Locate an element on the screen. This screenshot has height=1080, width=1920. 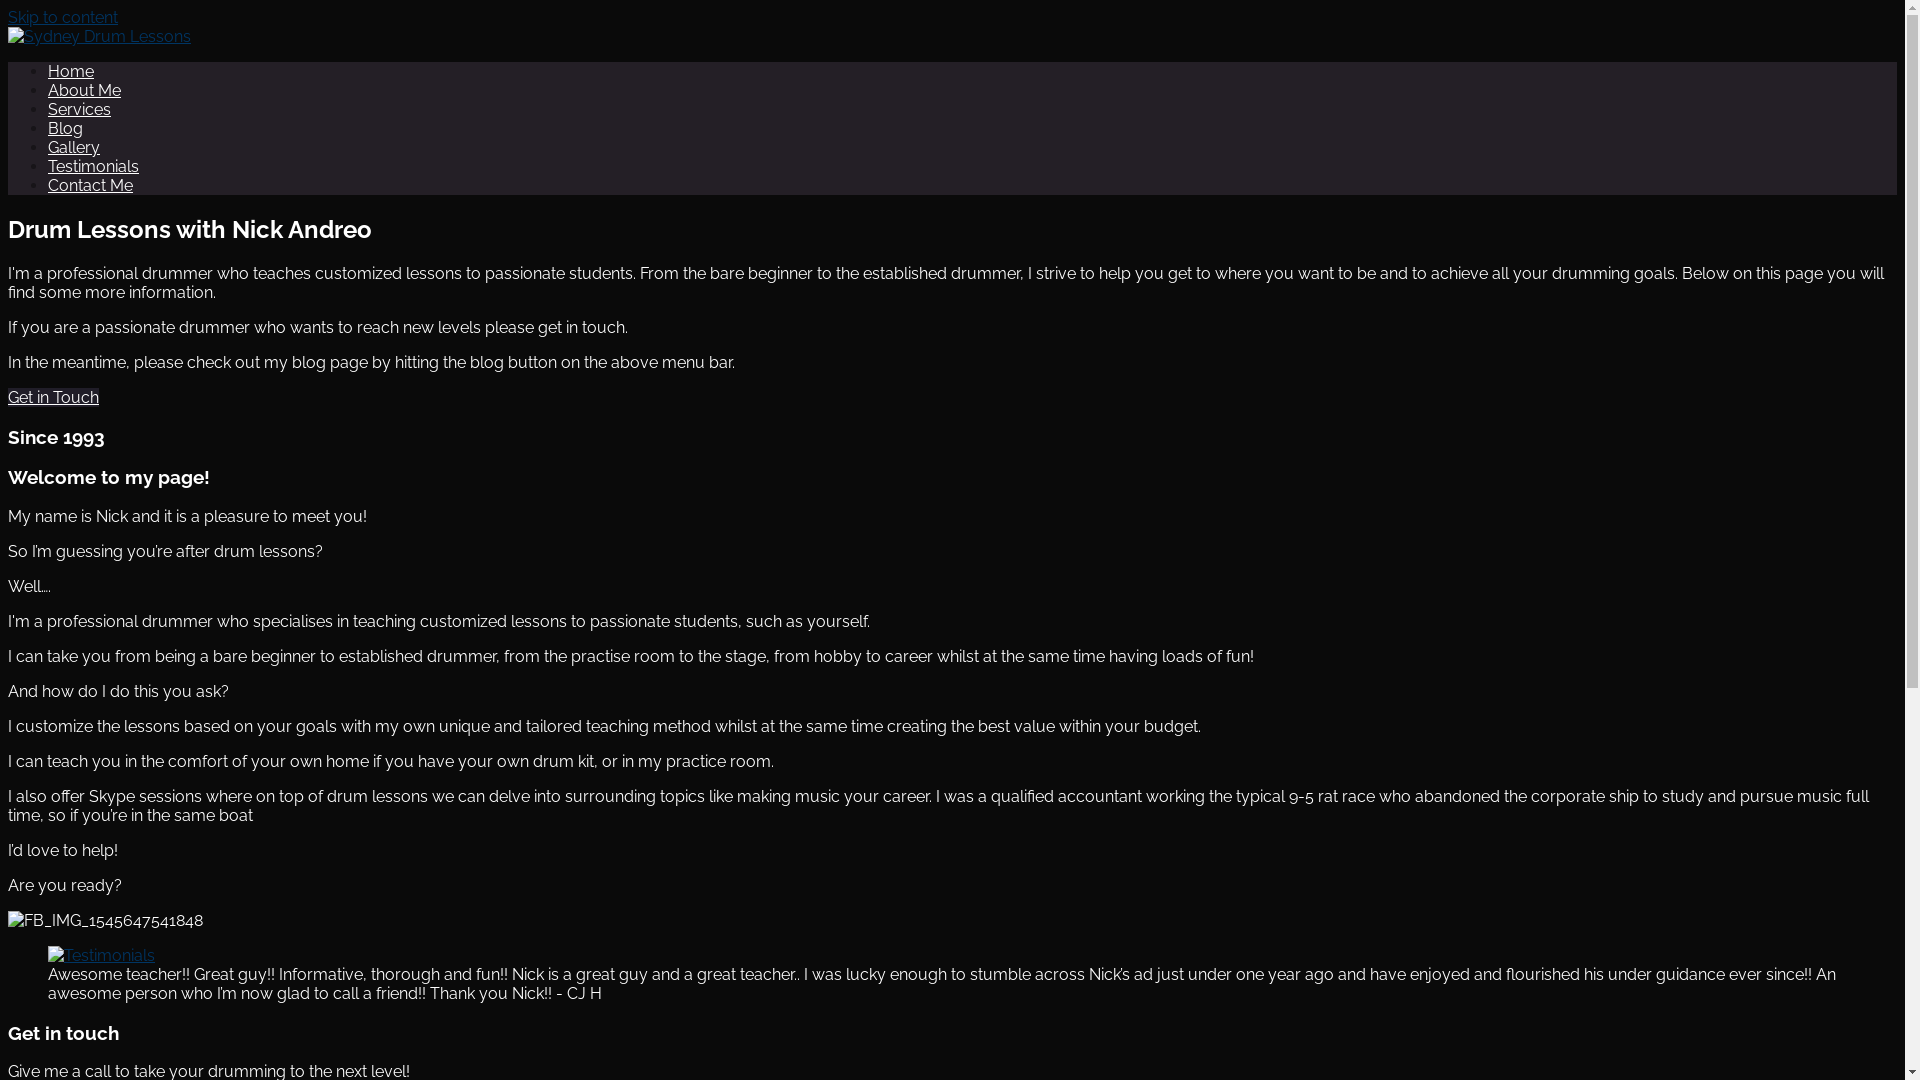
'FB_IMG_1545647541848' is located at coordinates (8, 920).